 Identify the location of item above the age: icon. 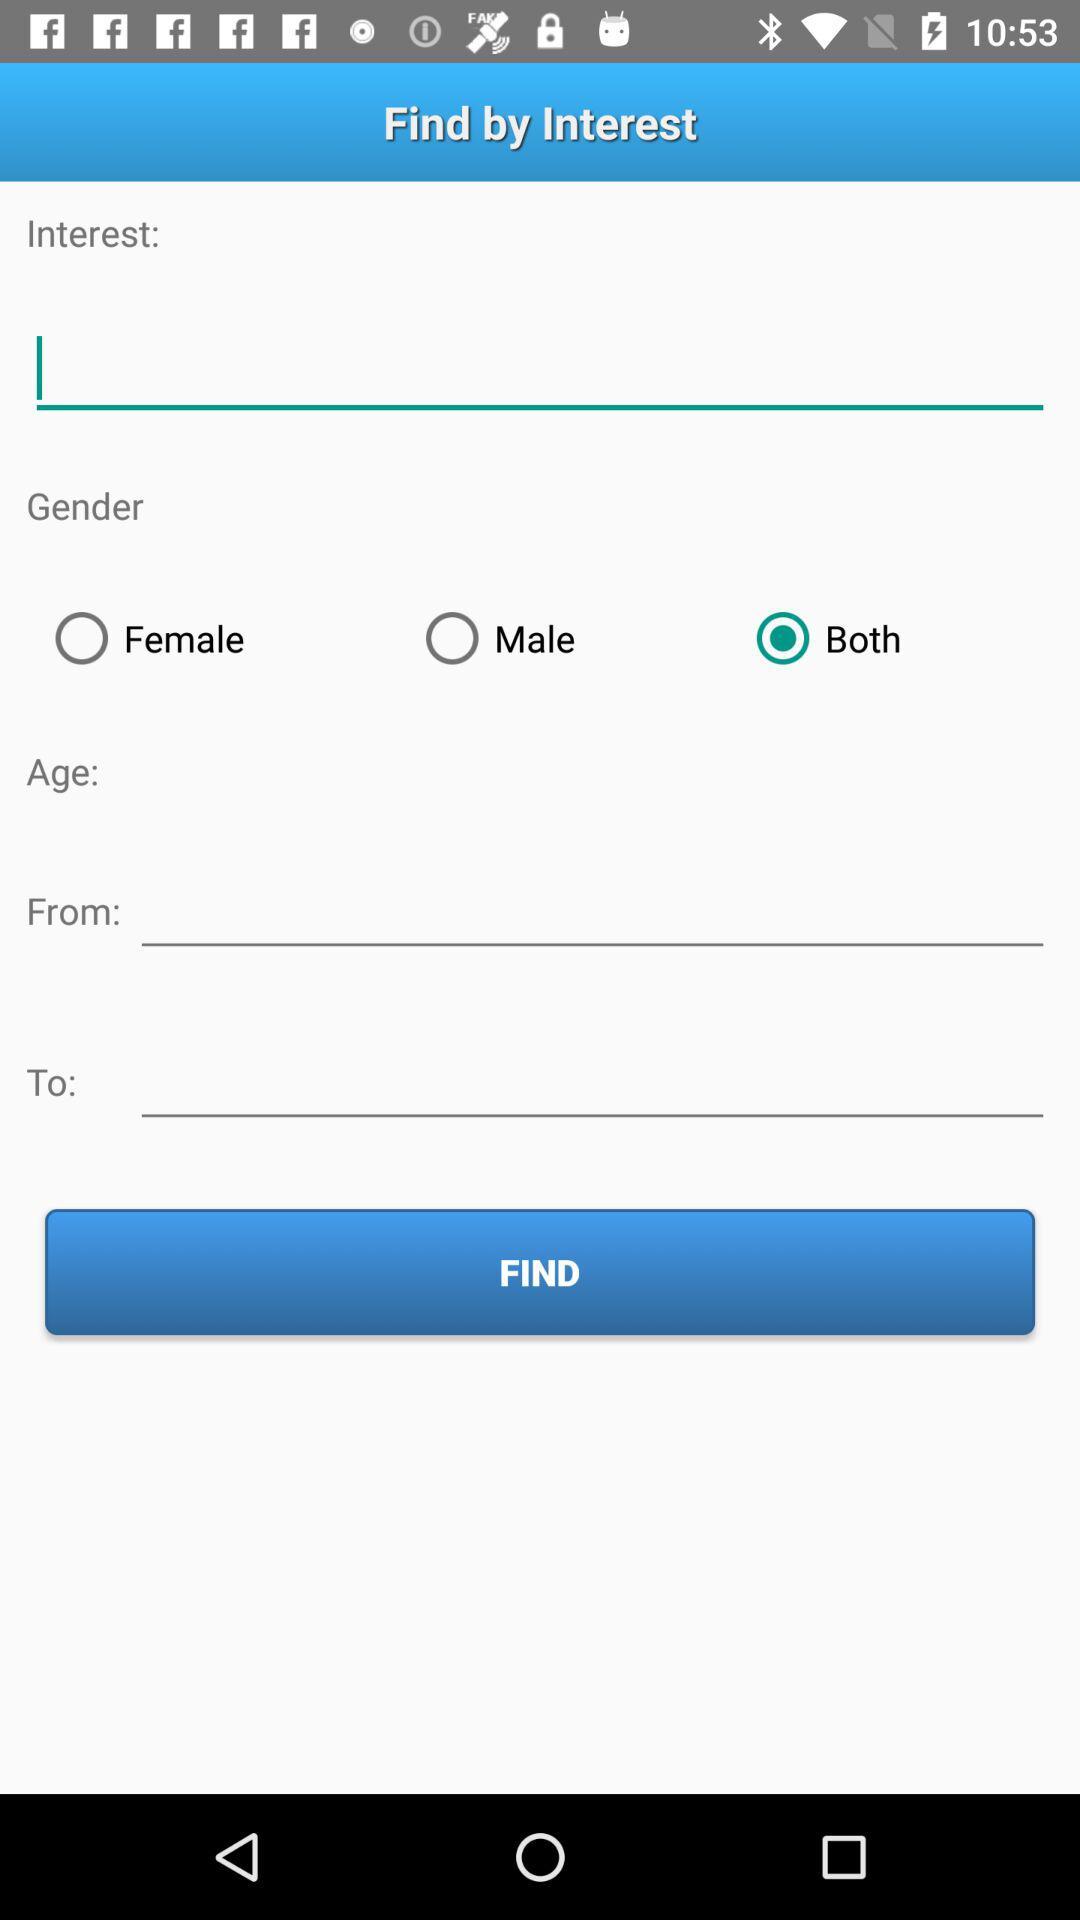
(211, 637).